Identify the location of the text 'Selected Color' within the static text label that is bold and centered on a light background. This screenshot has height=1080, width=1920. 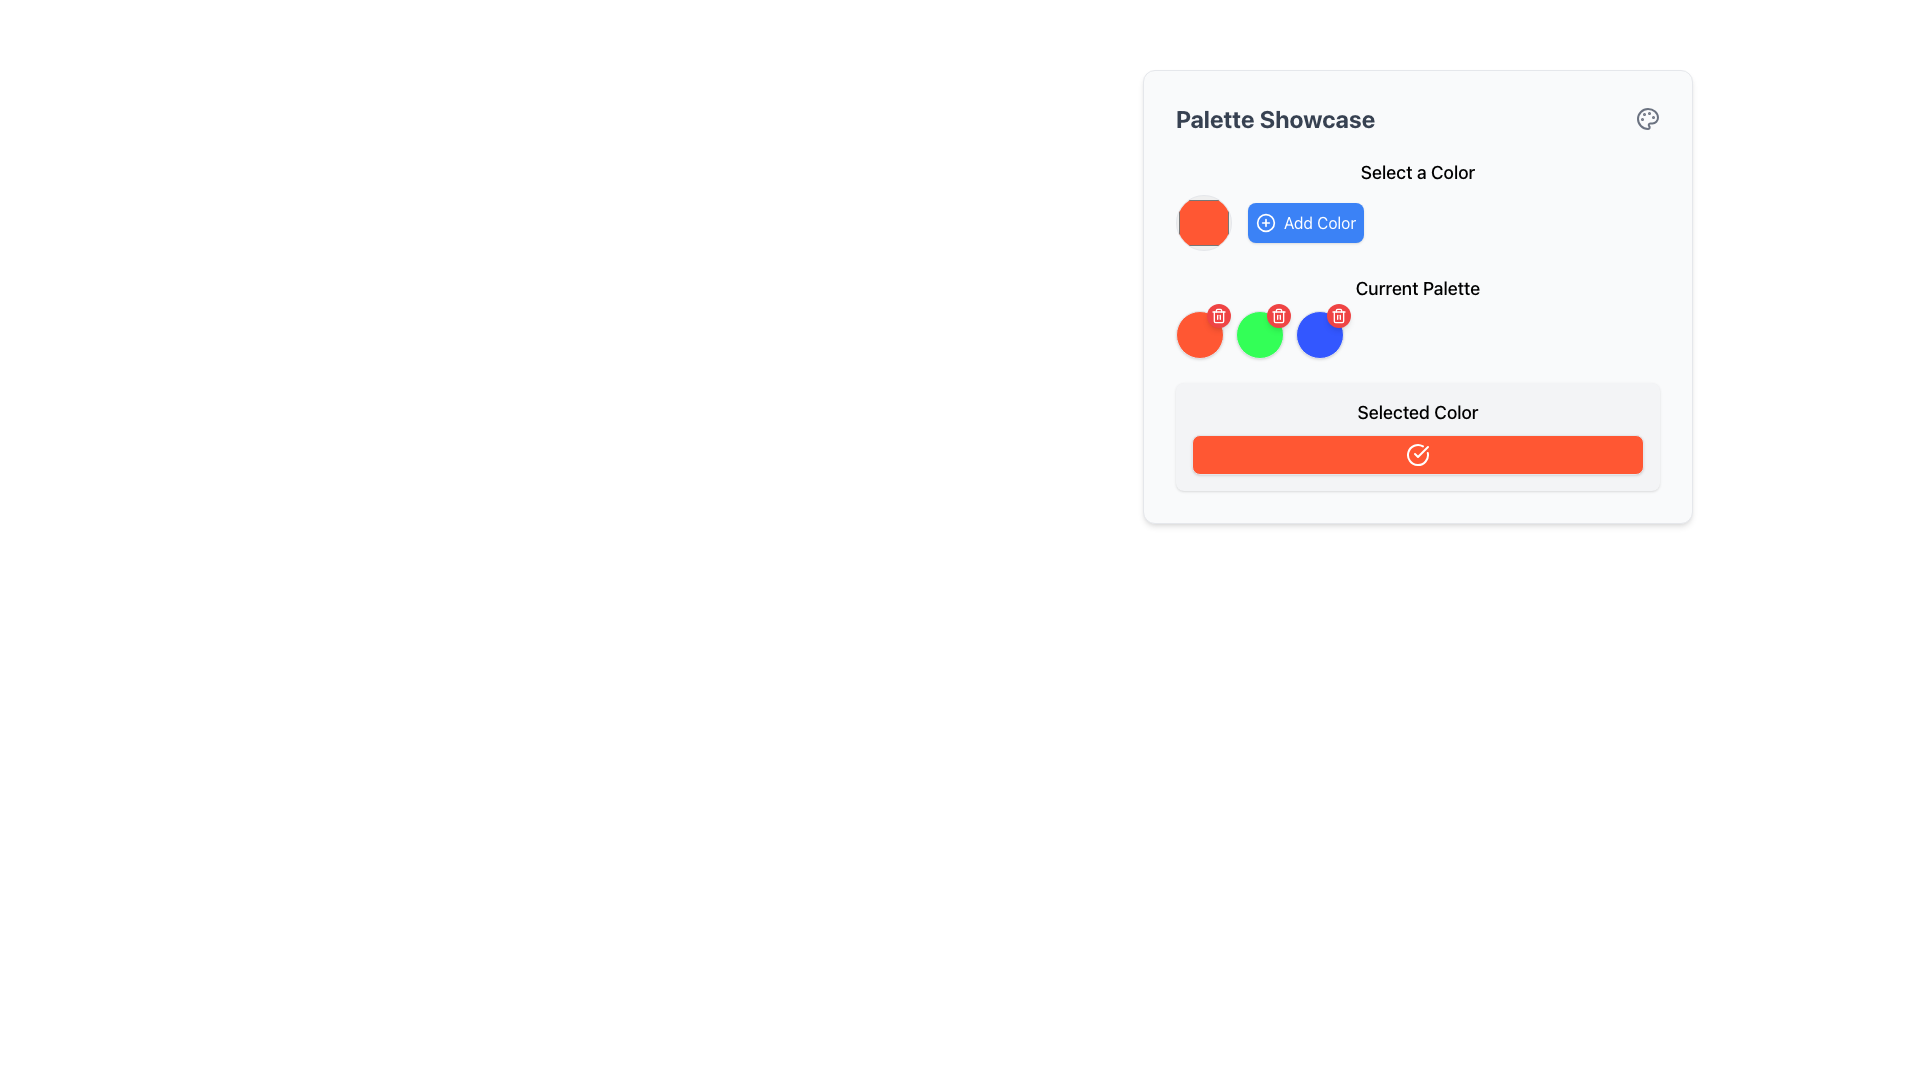
(1416, 411).